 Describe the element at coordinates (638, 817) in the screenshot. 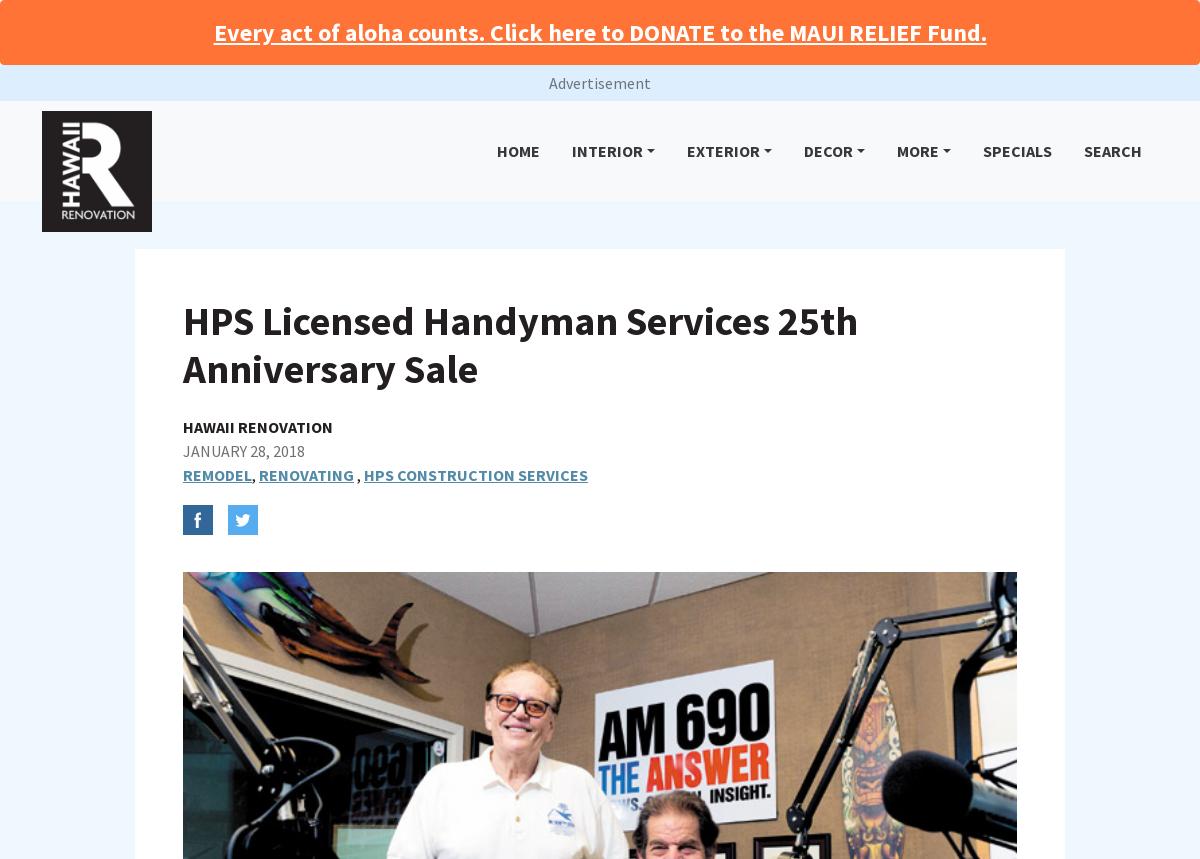

I see `'.'` at that location.